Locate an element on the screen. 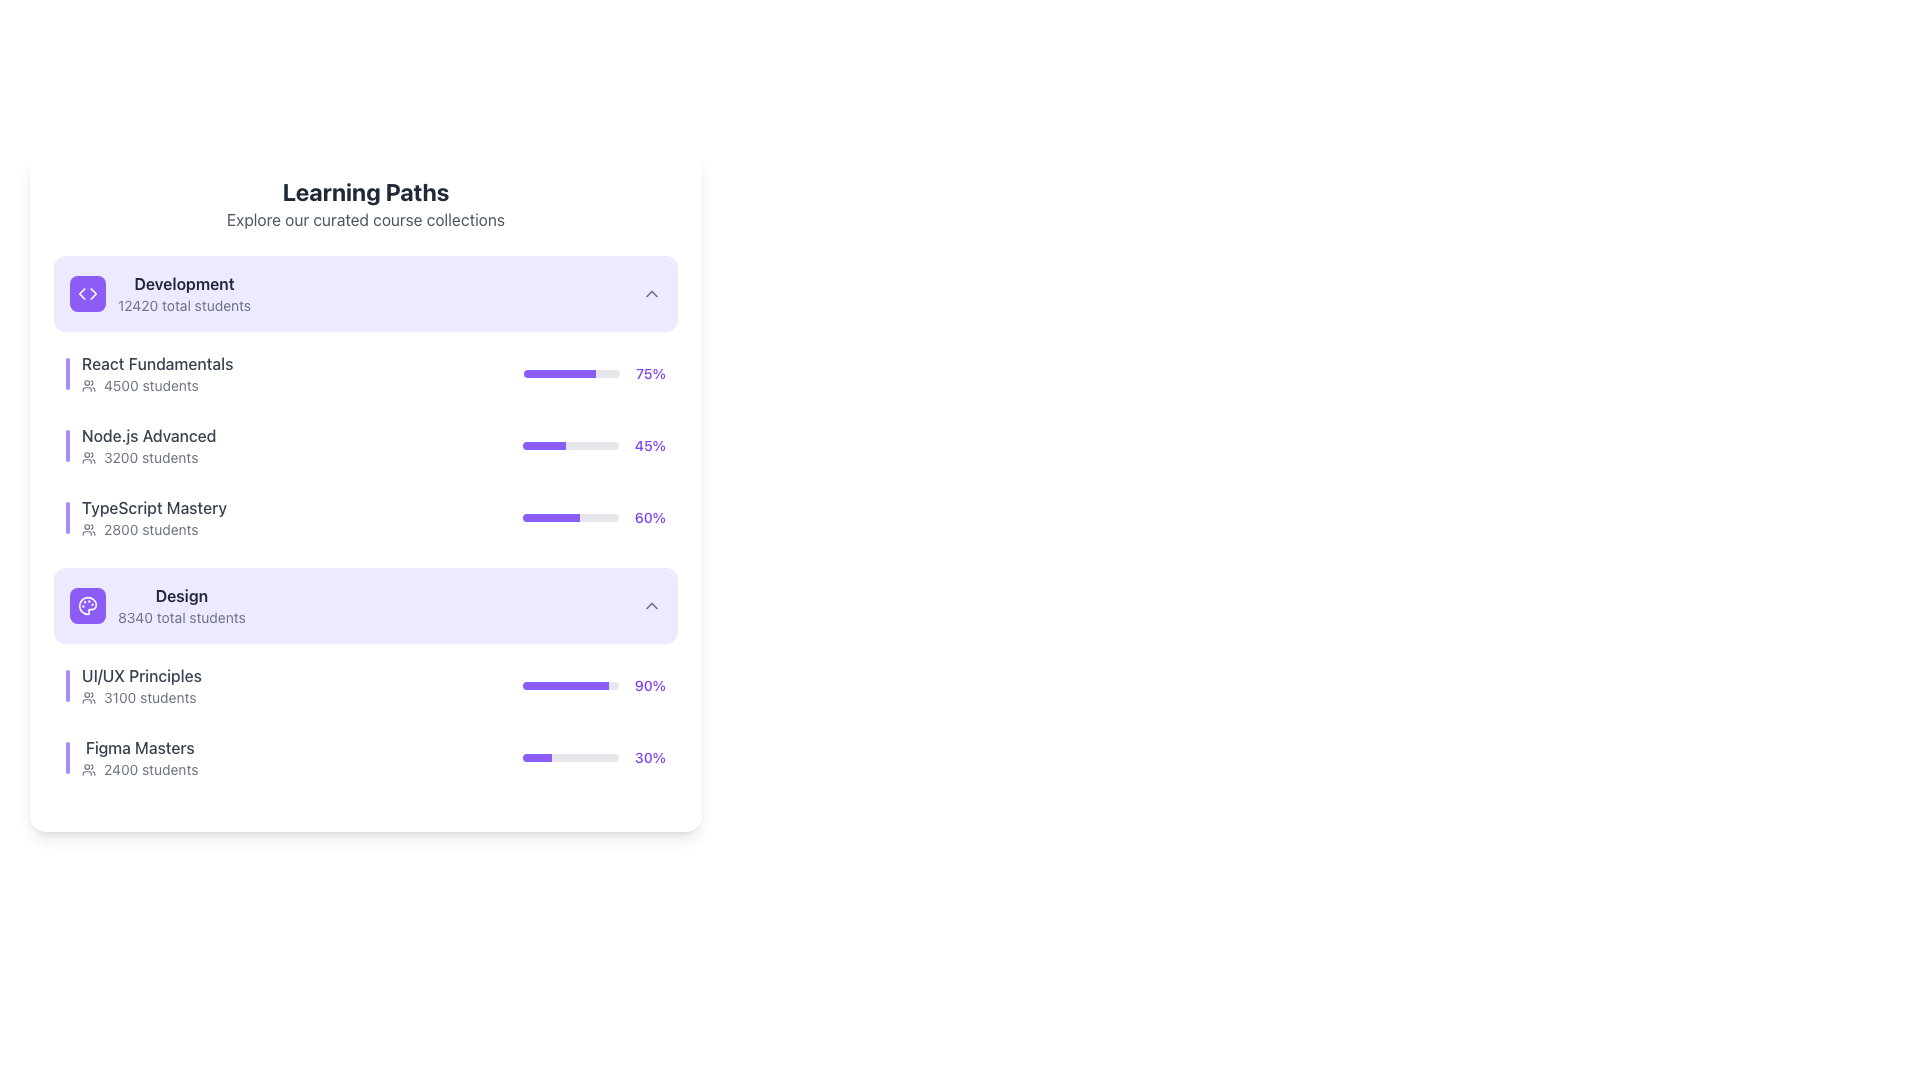 This screenshot has width=1920, height=1080. the 'Figma Masters' course name in the course overview listing is located at coordinates (365, 758).